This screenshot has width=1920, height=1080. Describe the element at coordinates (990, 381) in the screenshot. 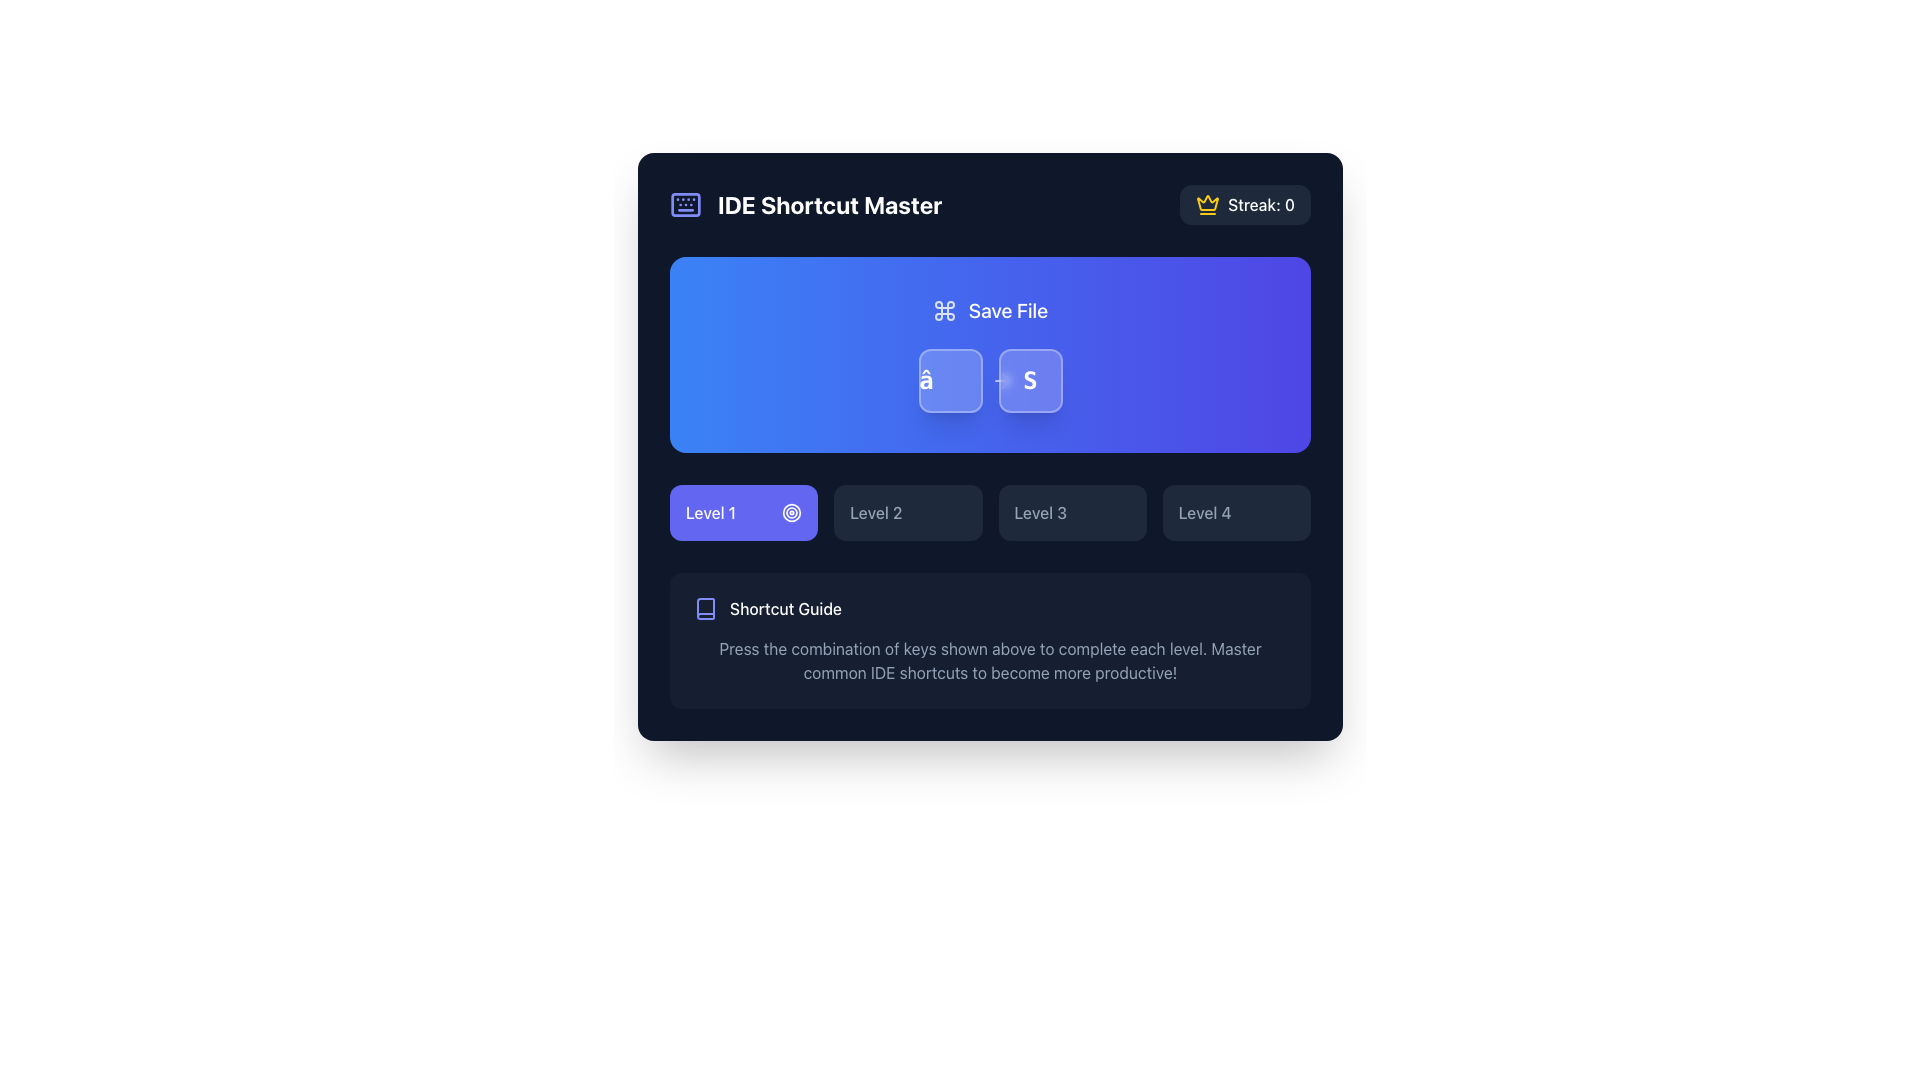

I see `the keyboard shortcut icon-text combination for saving a file located in the blue section labeled 'Save File', positioned centrally below the text` at that location.